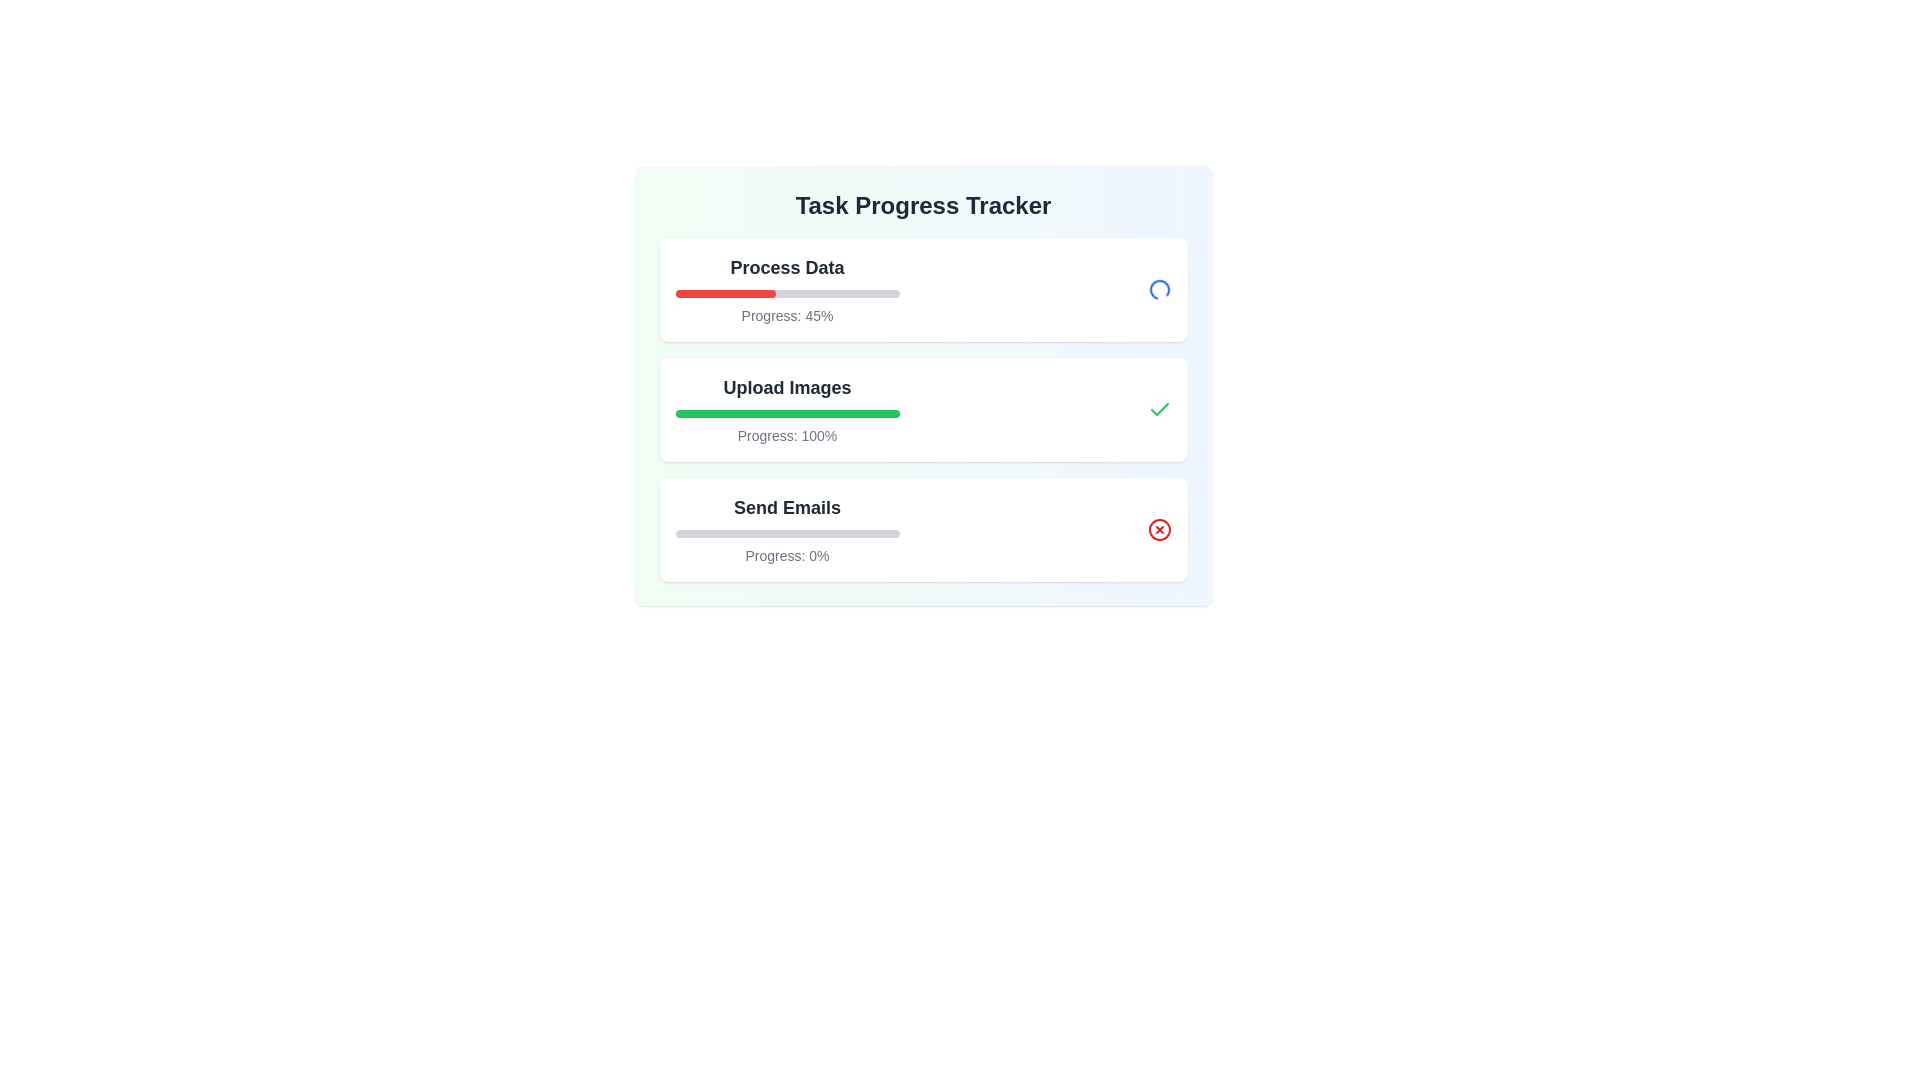 The height and width of the screenshot is (1080, 1920). What do you see at coordinates (786, 434) in the screenshot?
I see `the static text label indicating the completion status of the 'Upload Images' task, which shows 100% progression and is positioned below the progress bar` at bounding box center [786, 434].